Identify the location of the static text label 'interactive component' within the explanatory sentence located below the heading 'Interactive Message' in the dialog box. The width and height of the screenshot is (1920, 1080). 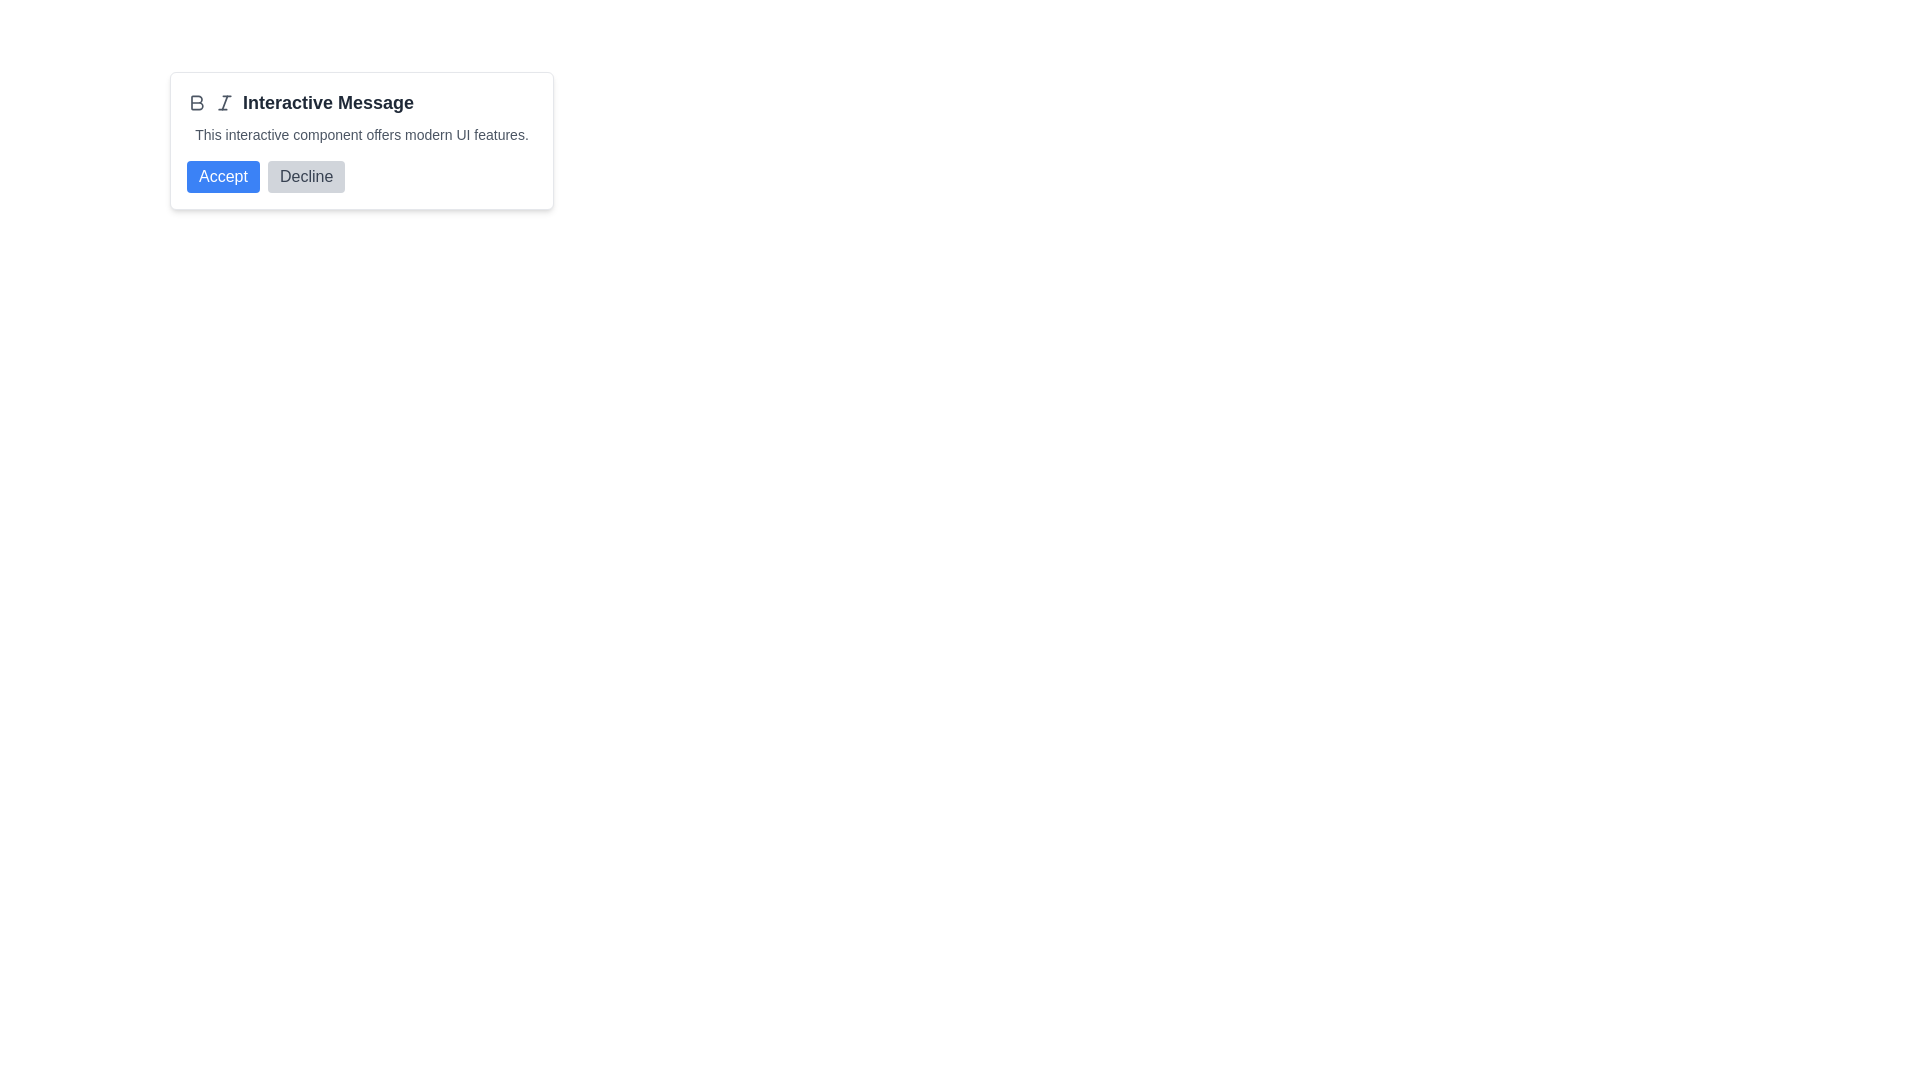
(292, 135).